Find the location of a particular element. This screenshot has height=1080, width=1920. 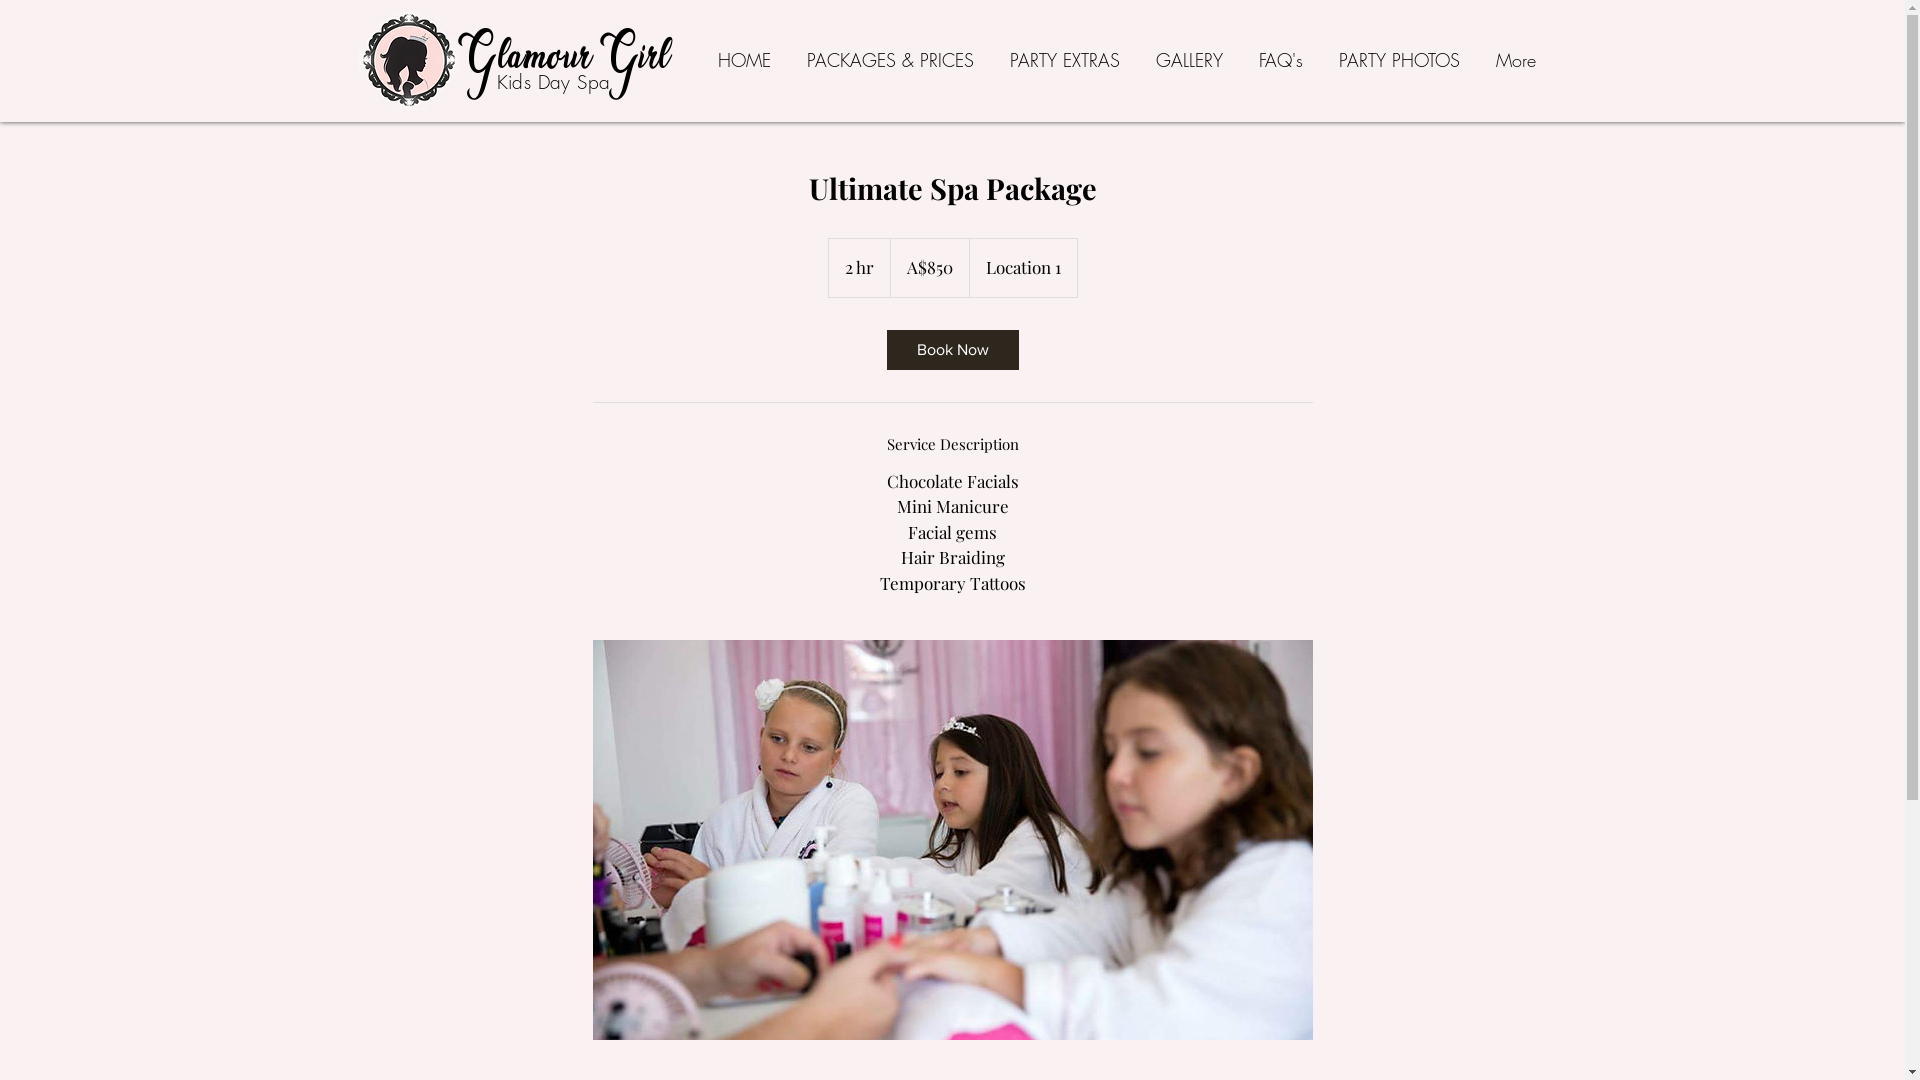

'FAQ's' is located at coordinates (1280, 59).